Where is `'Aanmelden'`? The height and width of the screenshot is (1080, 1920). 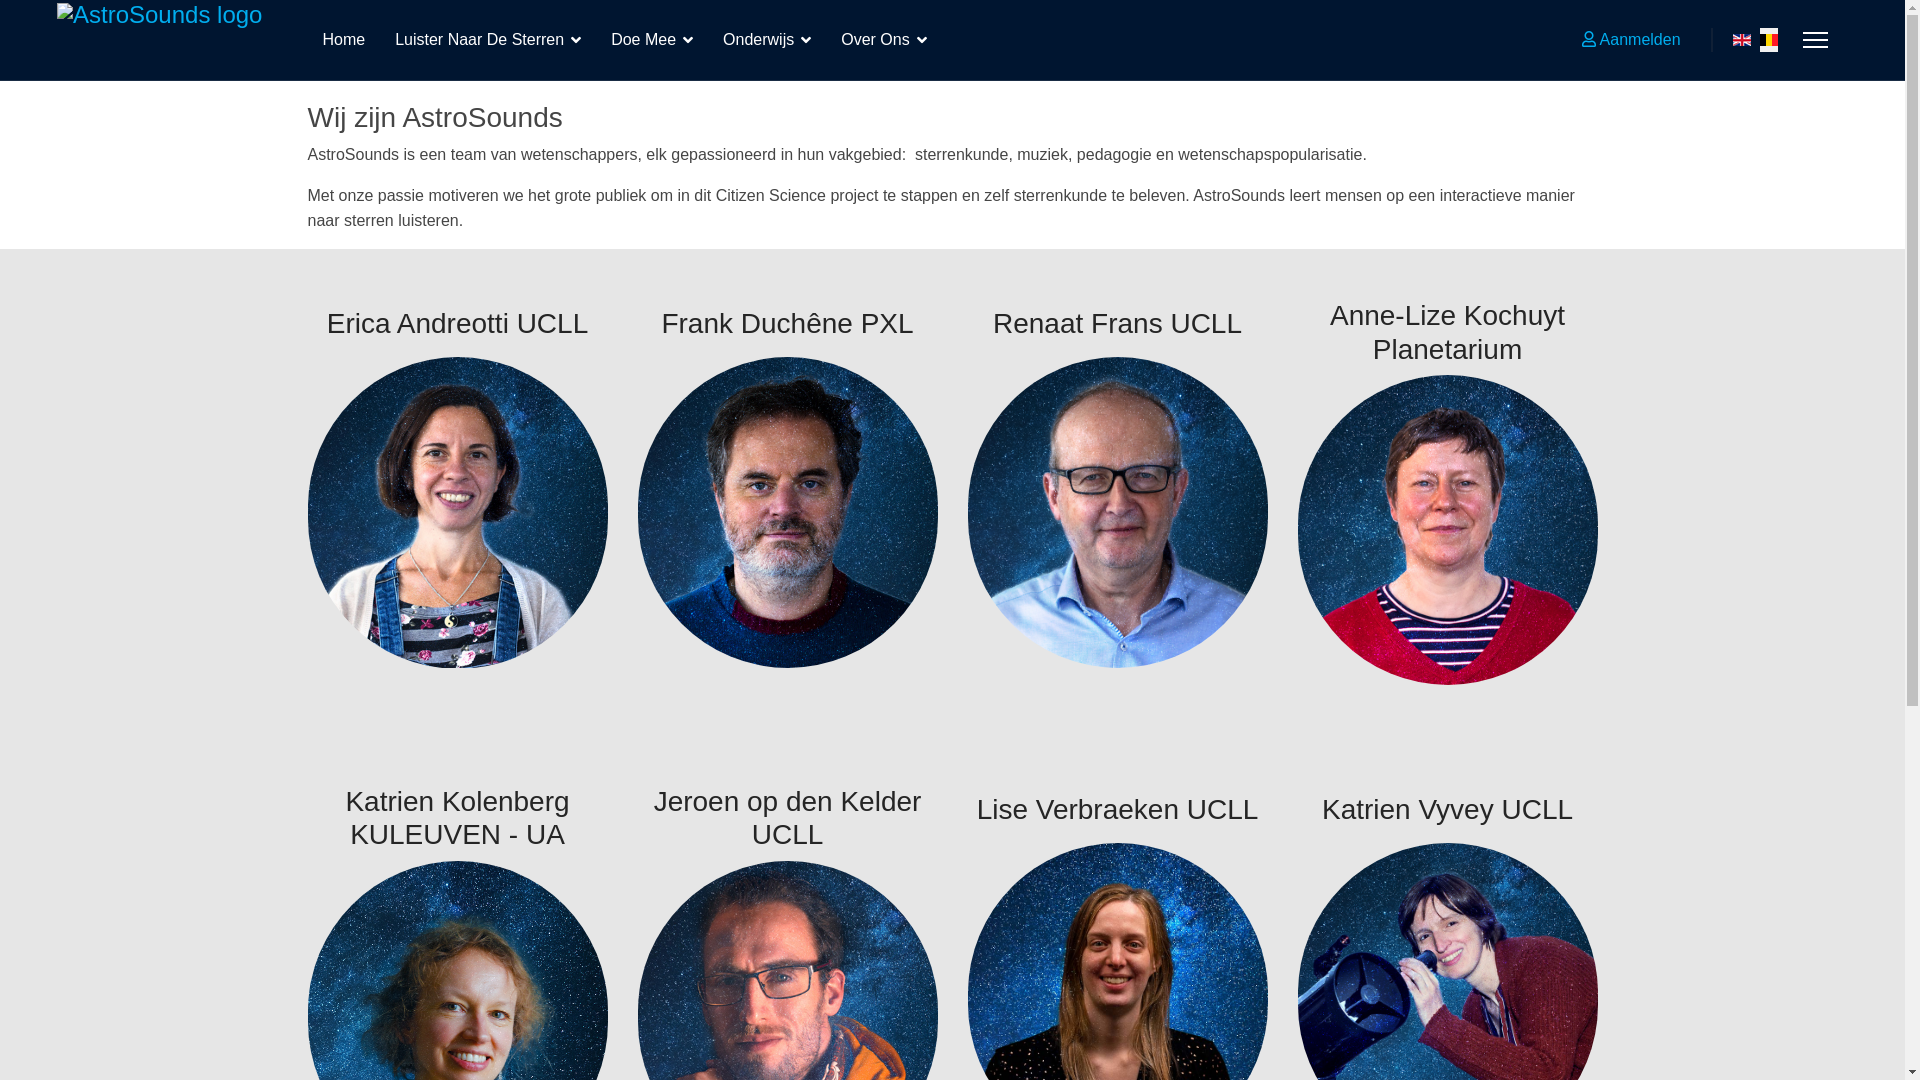 'Aanmelden' is located at coordinates (1631, 39).